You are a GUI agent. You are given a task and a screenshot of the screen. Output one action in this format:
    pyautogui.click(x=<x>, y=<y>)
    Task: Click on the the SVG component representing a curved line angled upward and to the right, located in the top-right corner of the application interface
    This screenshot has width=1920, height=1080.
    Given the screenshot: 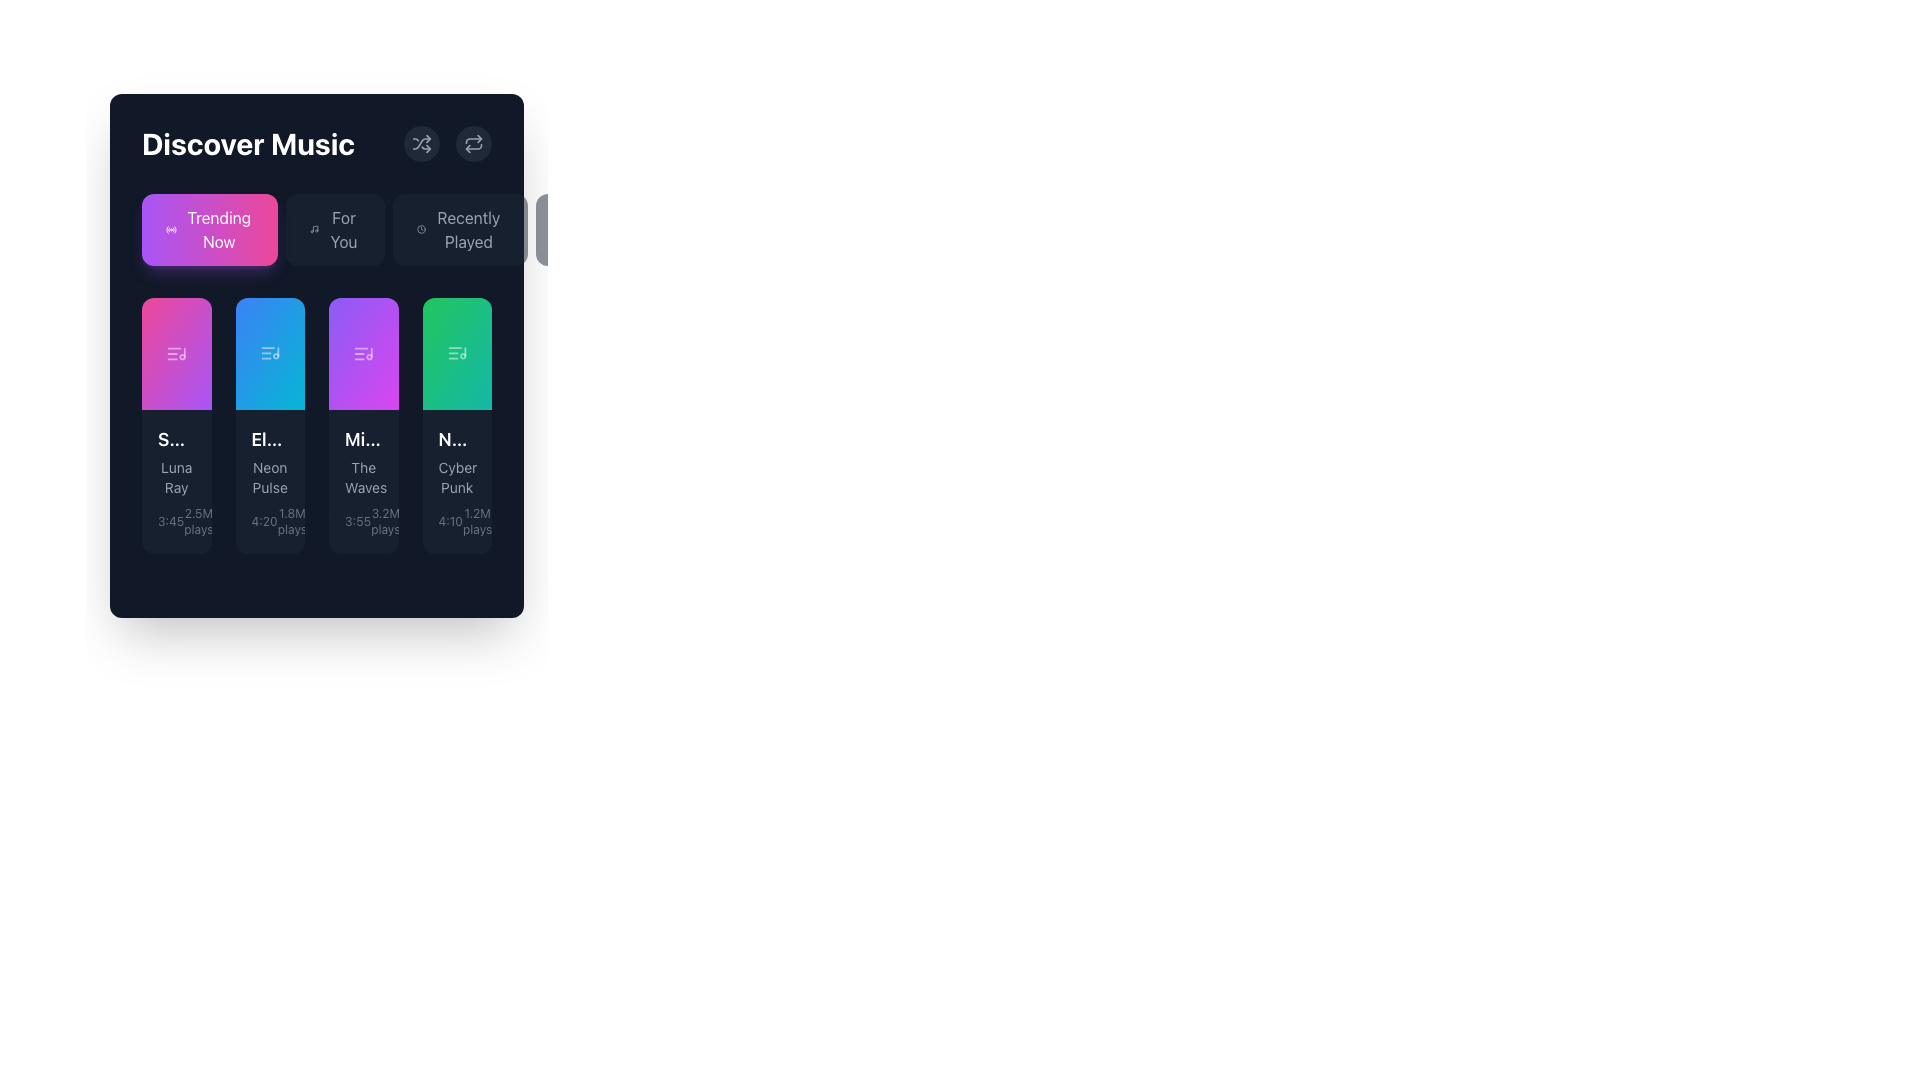 What is the action you would take?
    pyautogui.click(x=421, y=142)
    